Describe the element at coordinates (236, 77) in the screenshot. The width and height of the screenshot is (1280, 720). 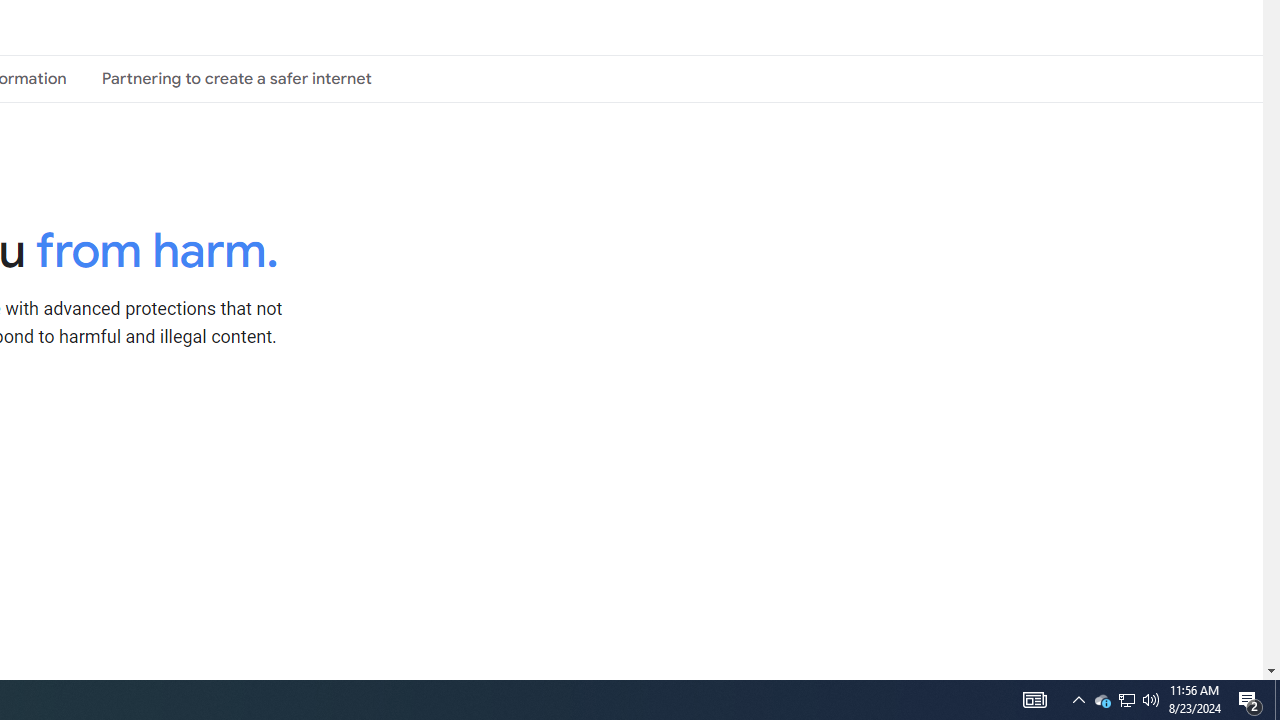
I see `'Partnering to create a safer internet'` at that location.